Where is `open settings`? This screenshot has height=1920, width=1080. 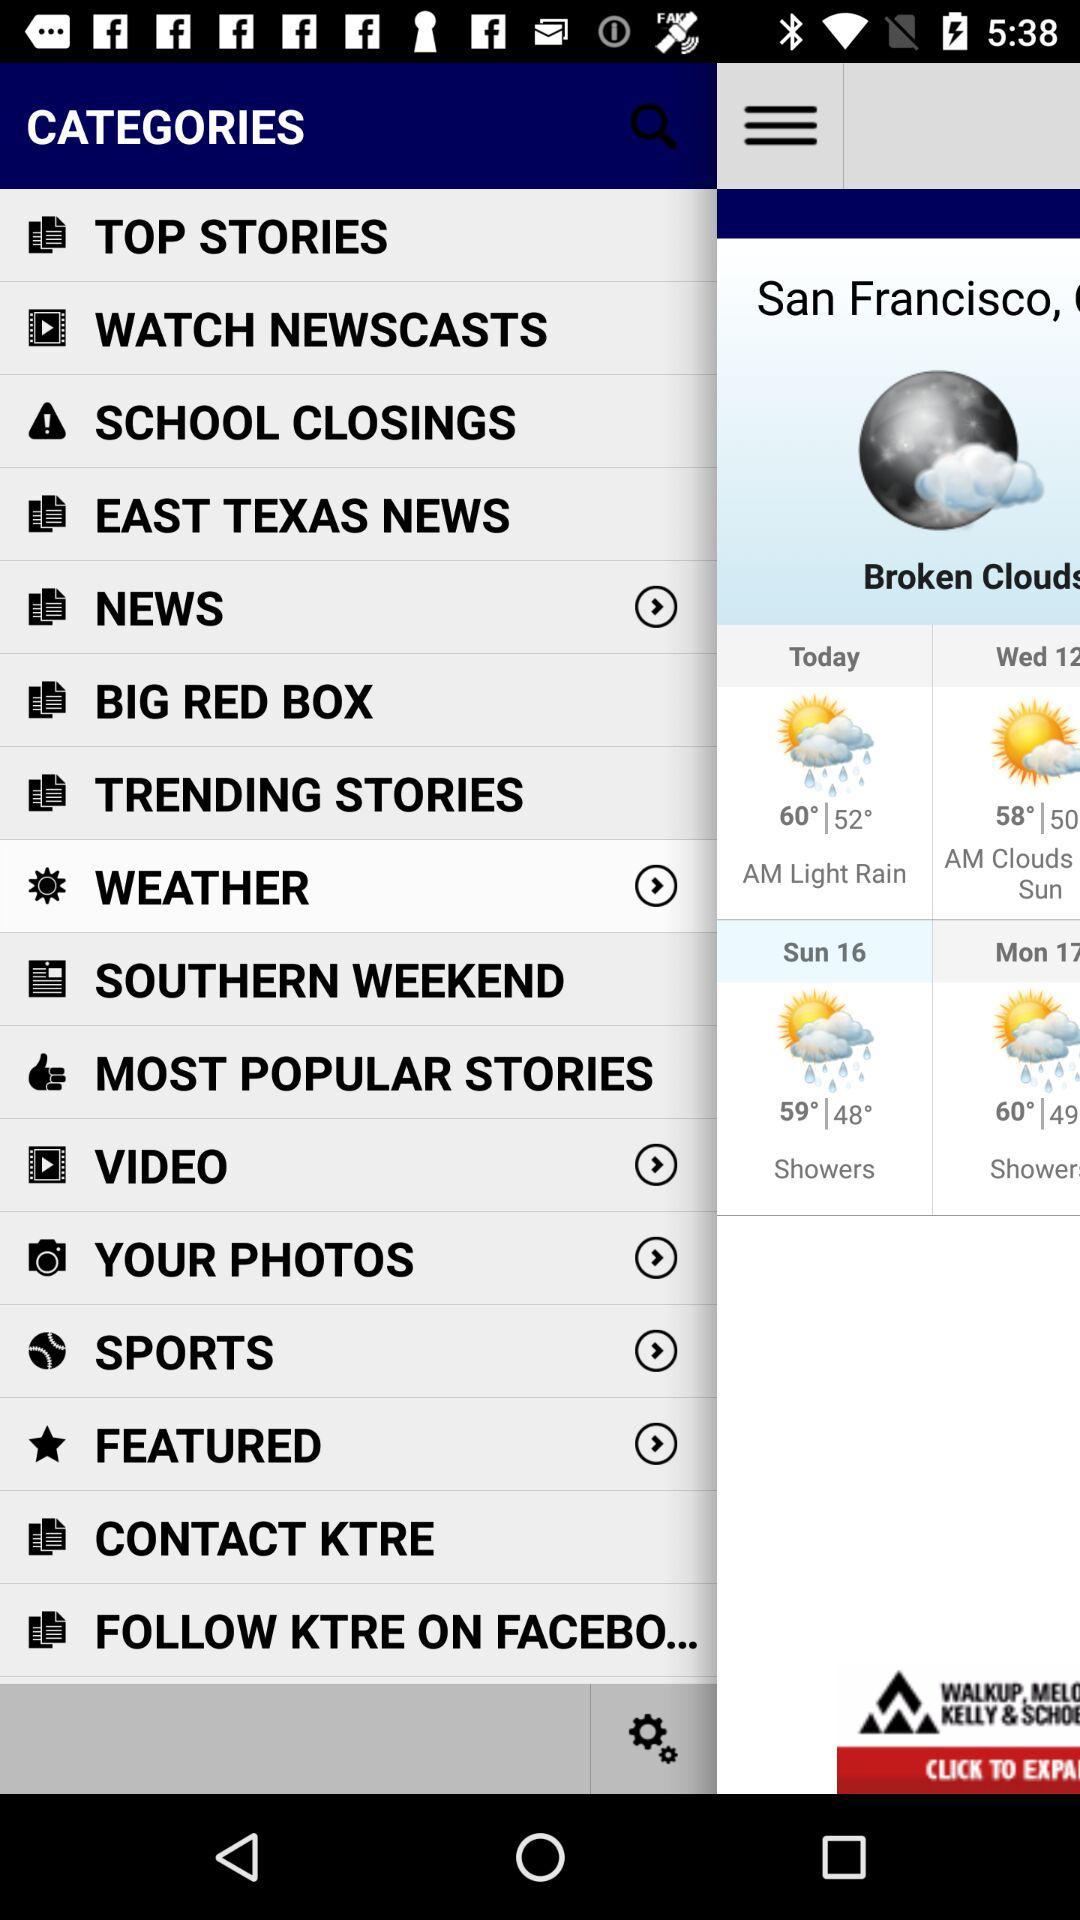
open settings is located at coordinates (654, 1737).